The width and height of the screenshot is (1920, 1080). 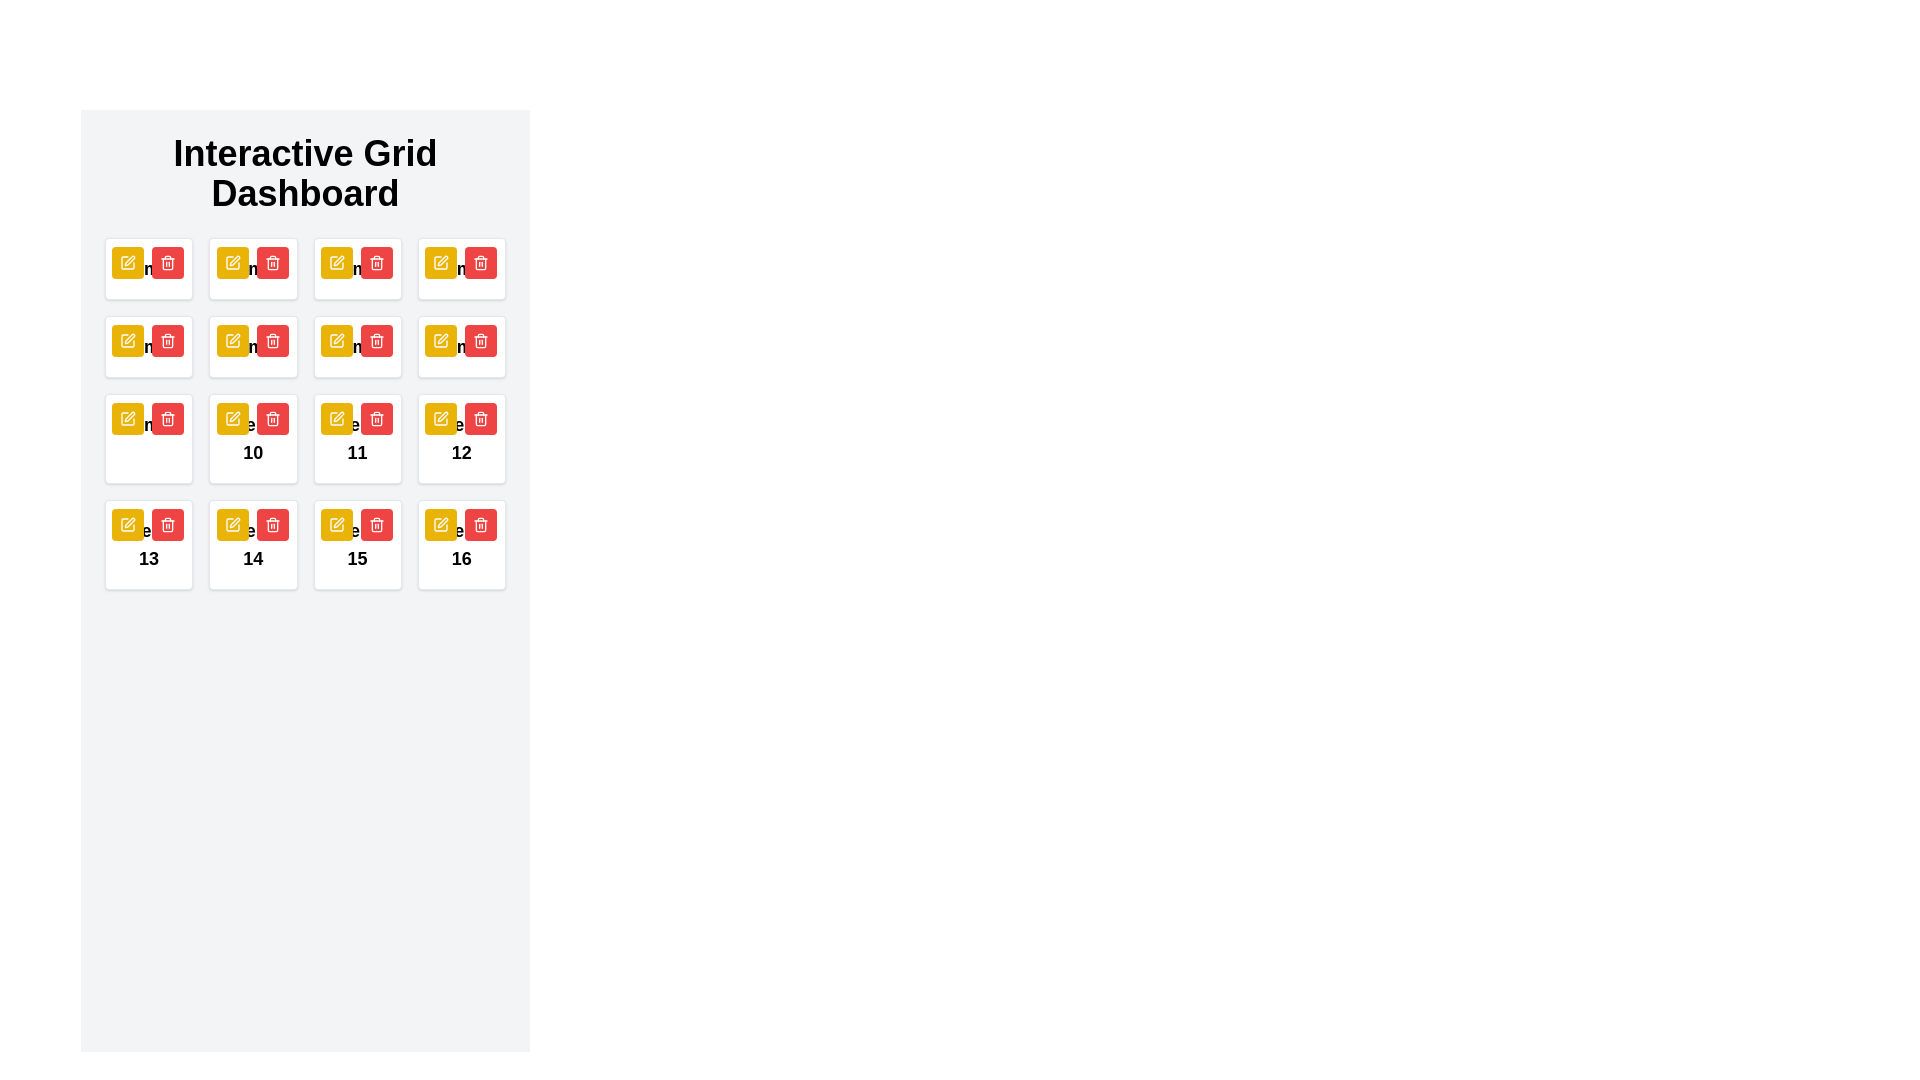 What do you see at coordinates (252, 544) in the screenshot?
I see `the card representing 'Item 14' in the 'Interactive Grid Dashboard', located in the second card of the bottom-most row` at bounding box center [252, 544].